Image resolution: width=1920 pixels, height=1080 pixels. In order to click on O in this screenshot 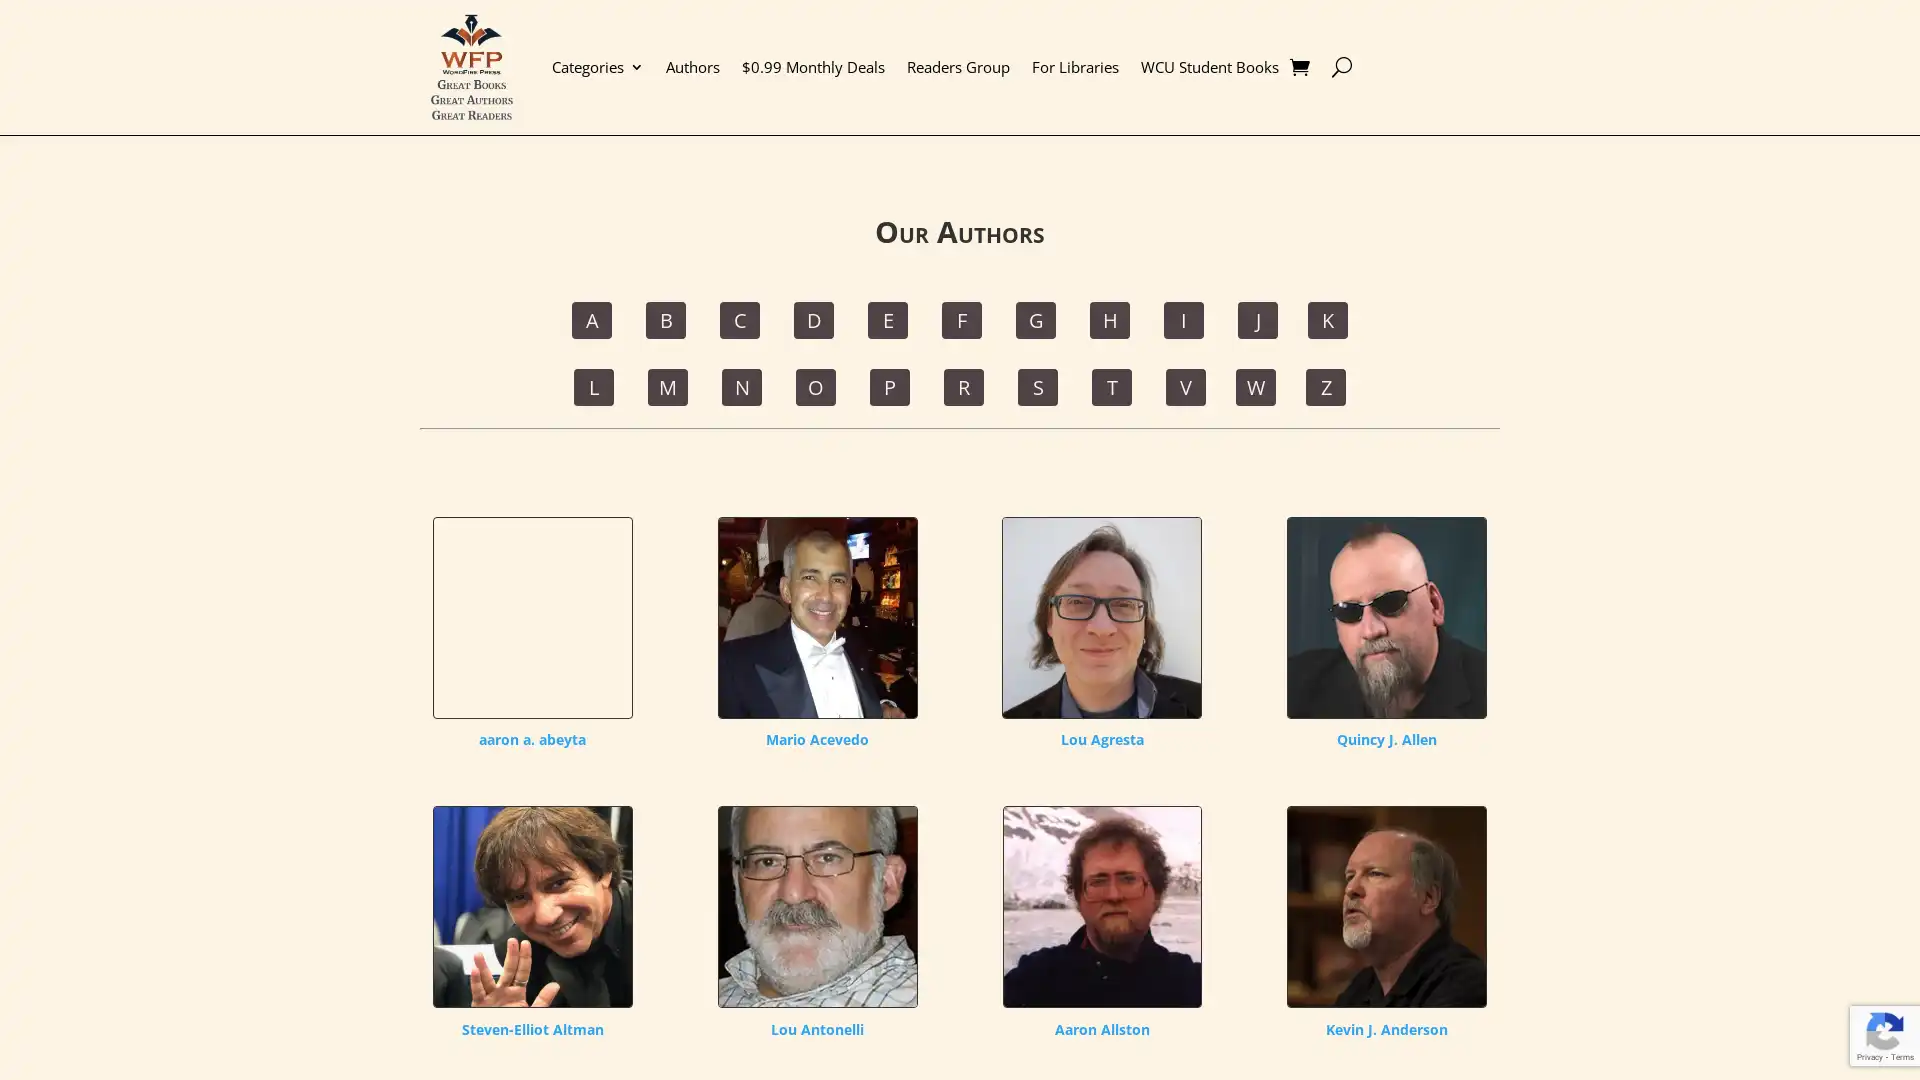, I will do `click(816, 386)`.